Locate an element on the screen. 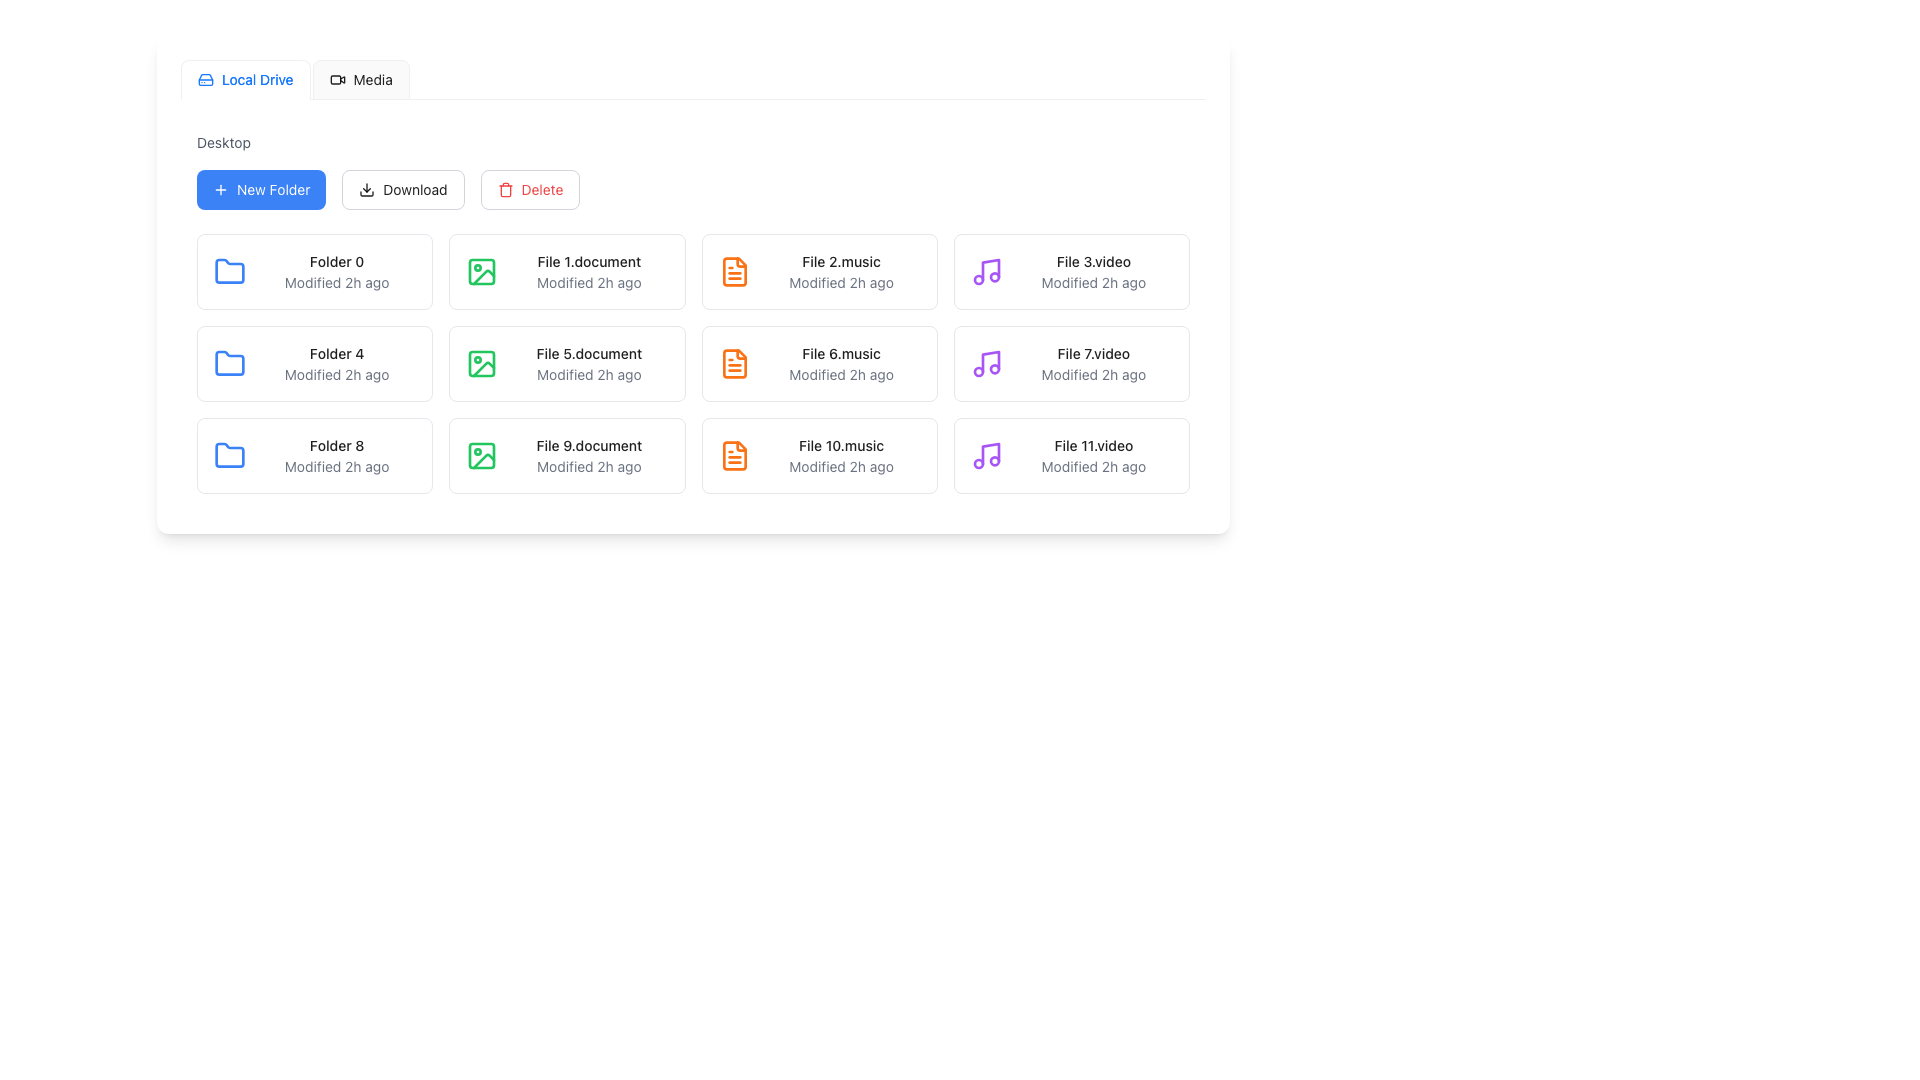 The width and height of the screenshot is (1920, 1080). the video camera icon located to the left of the text 'Media' at the top-center of the interface is located at coordinates (337, 79).